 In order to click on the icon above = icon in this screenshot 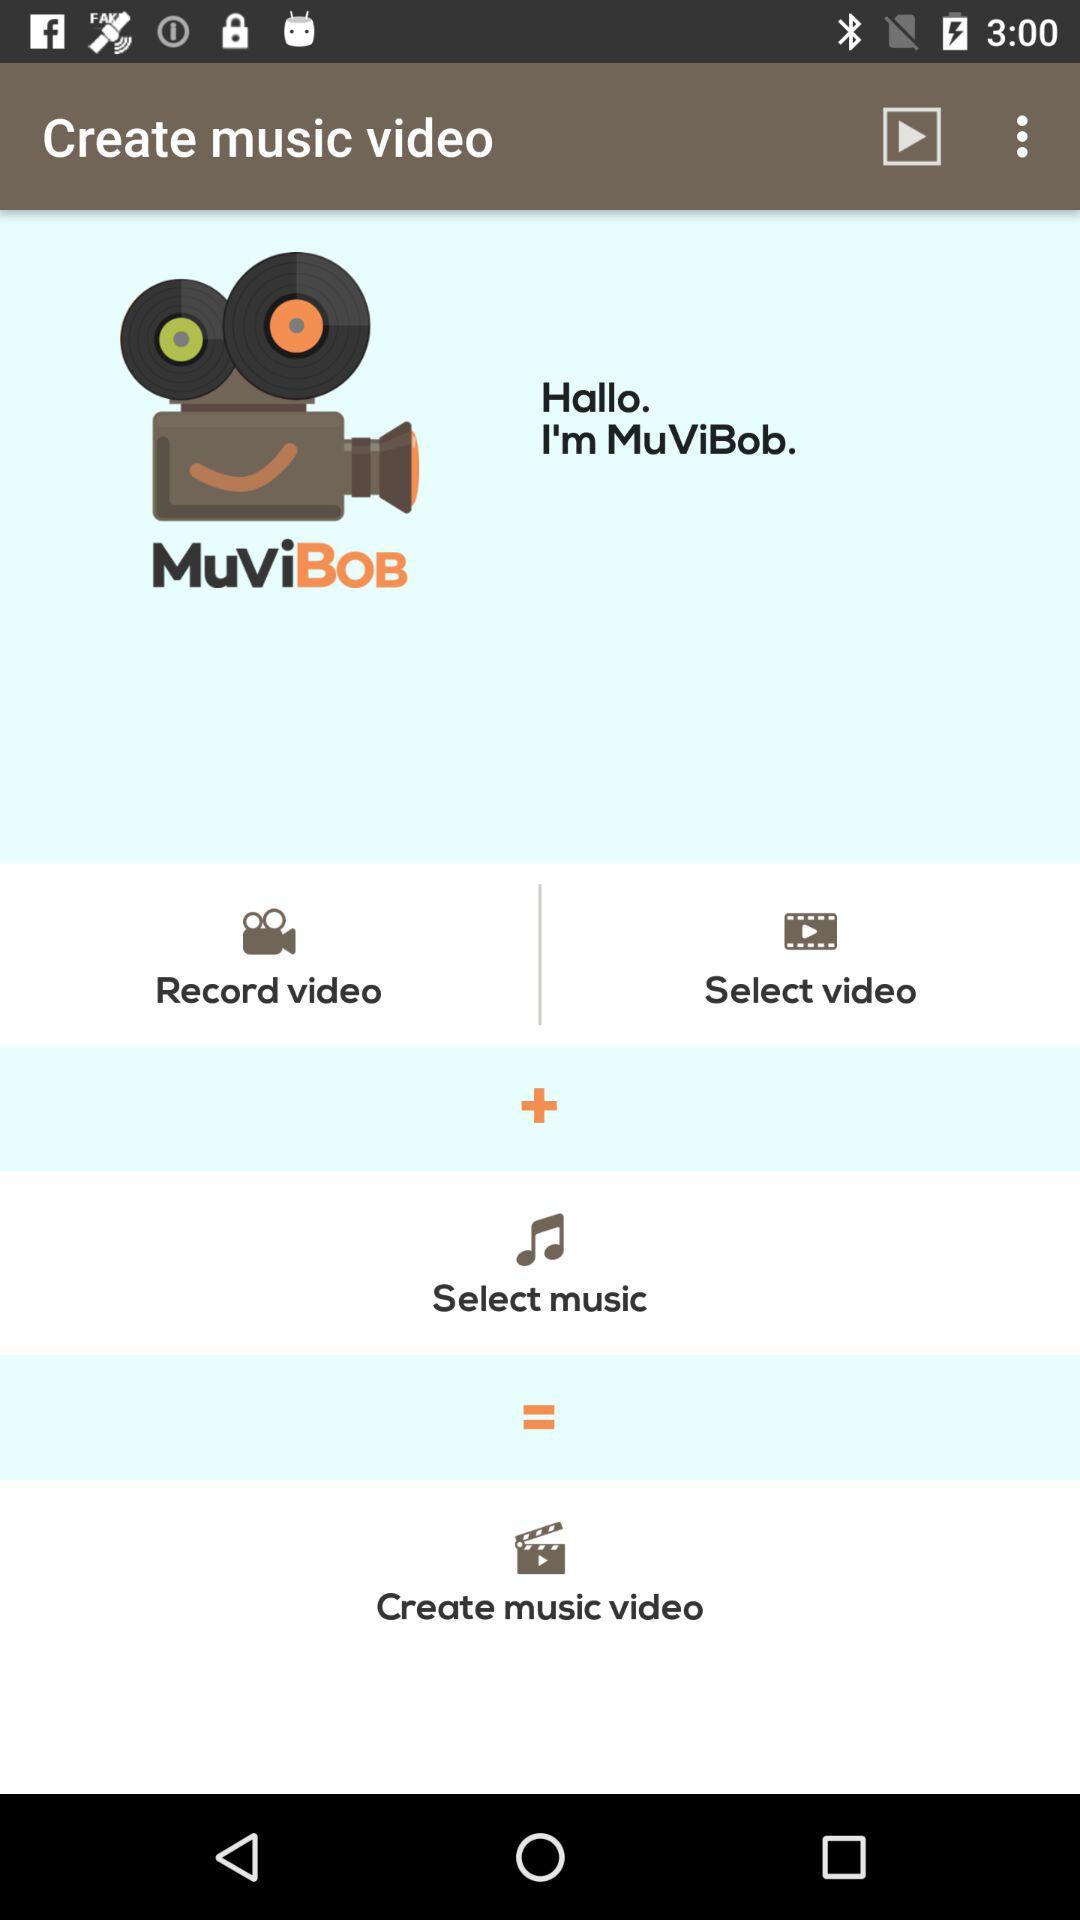, I will do `click(540, 1261)`.